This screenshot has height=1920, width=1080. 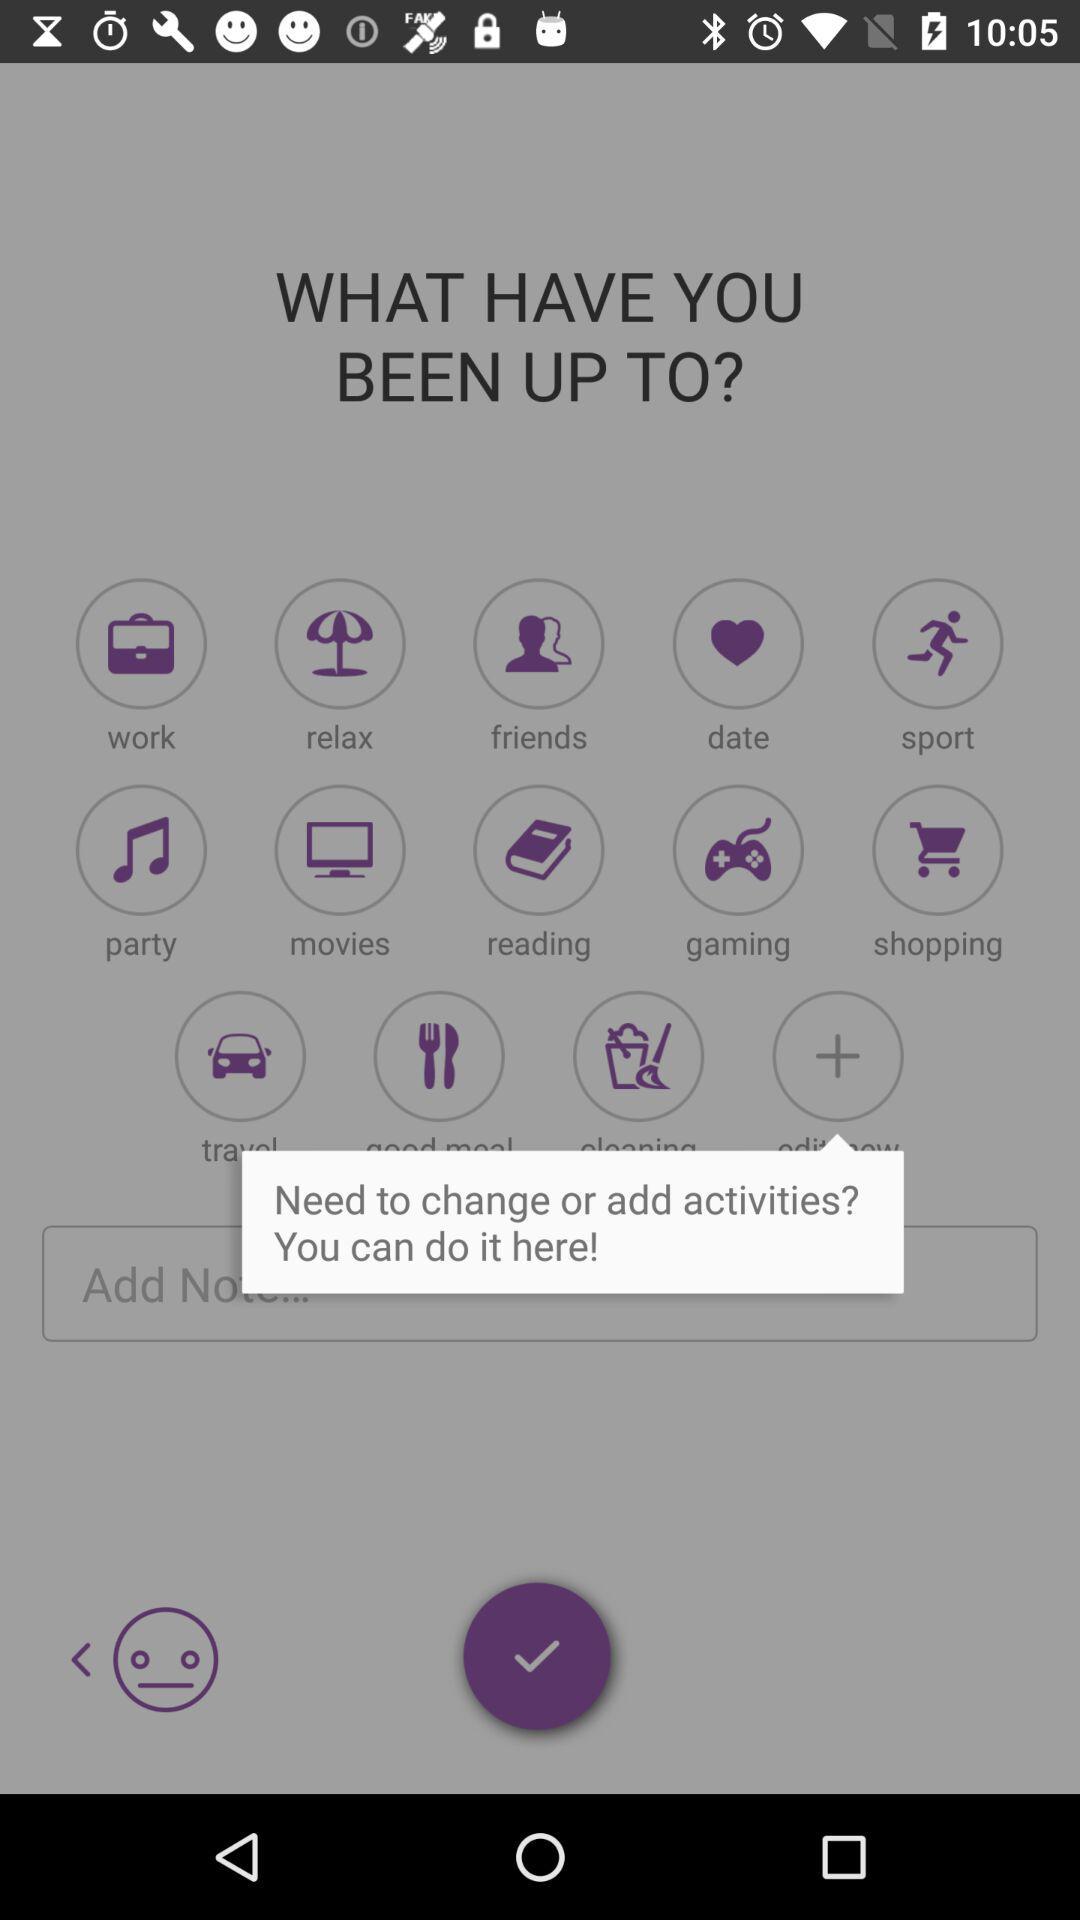 I want to click on confirm, so click(x=538, y=1660).